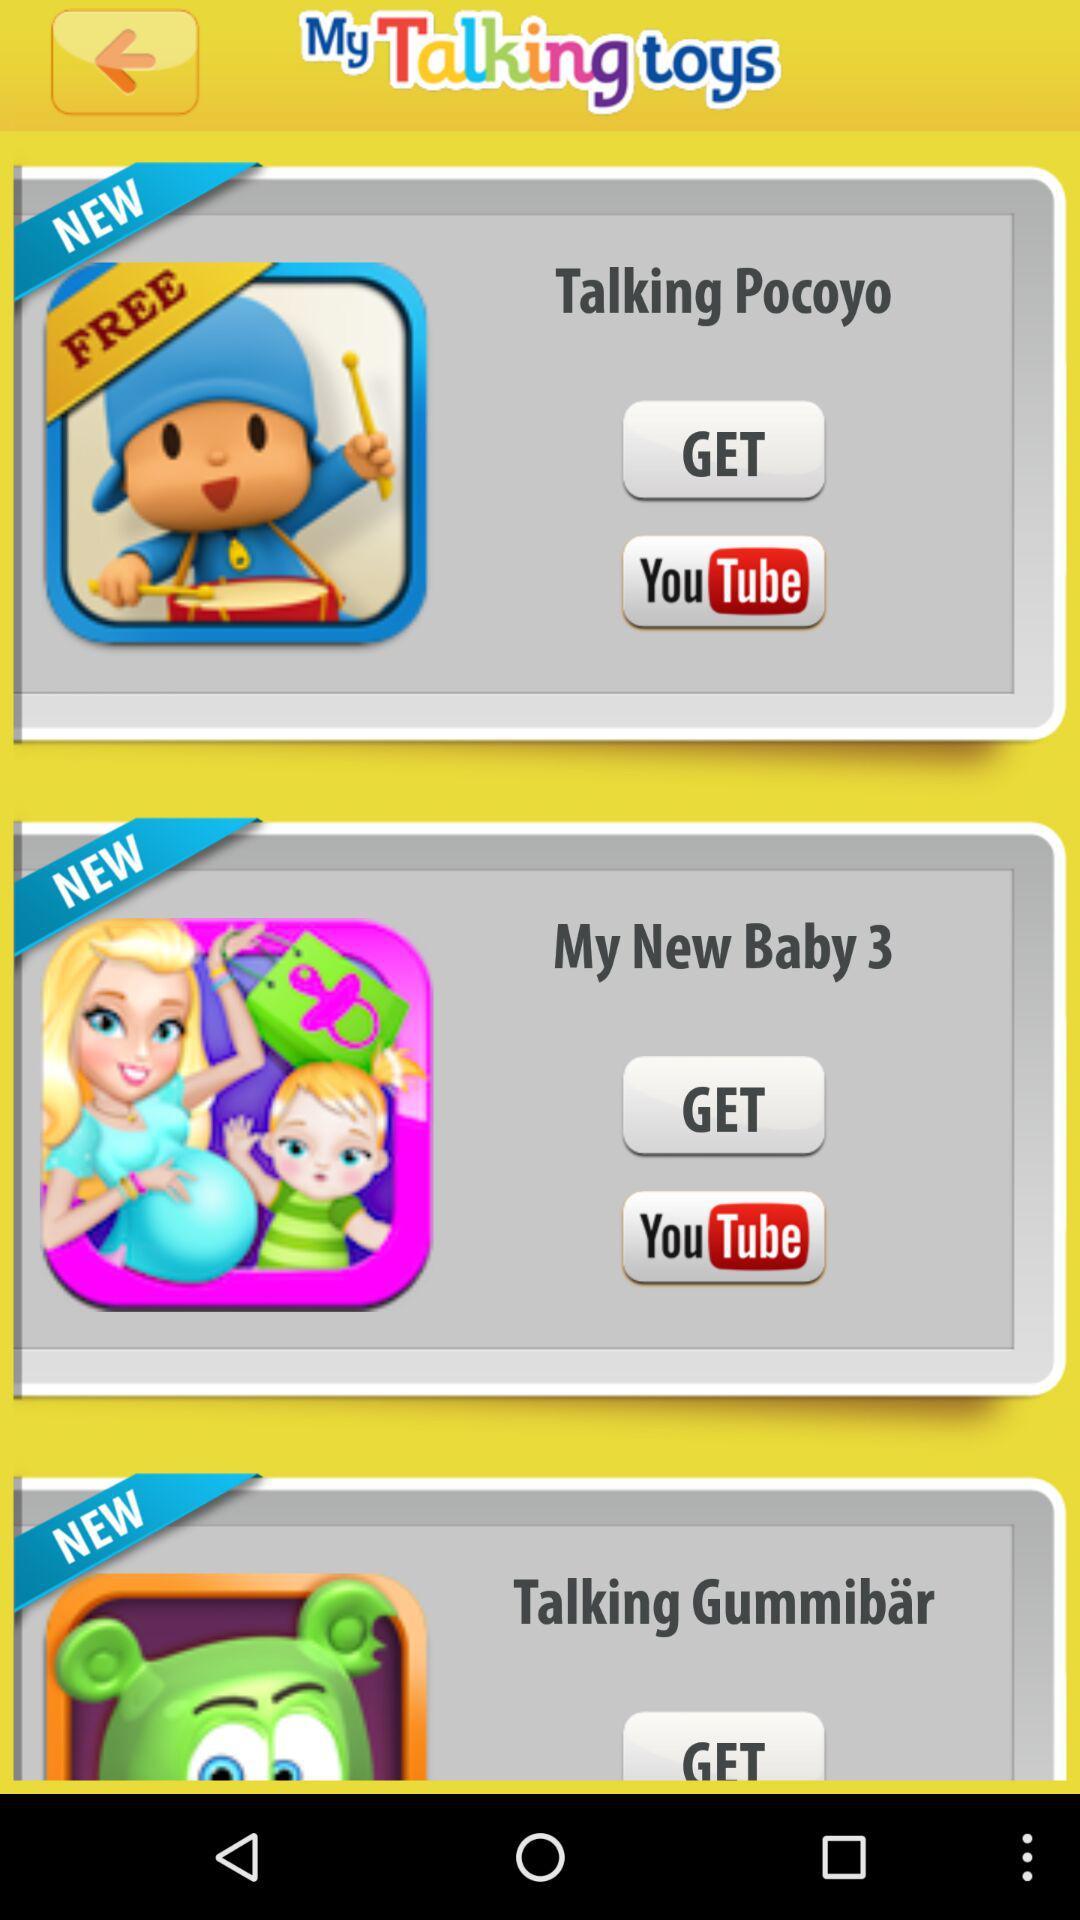  I want to click on talking pocoyo item, so click(723, 288).